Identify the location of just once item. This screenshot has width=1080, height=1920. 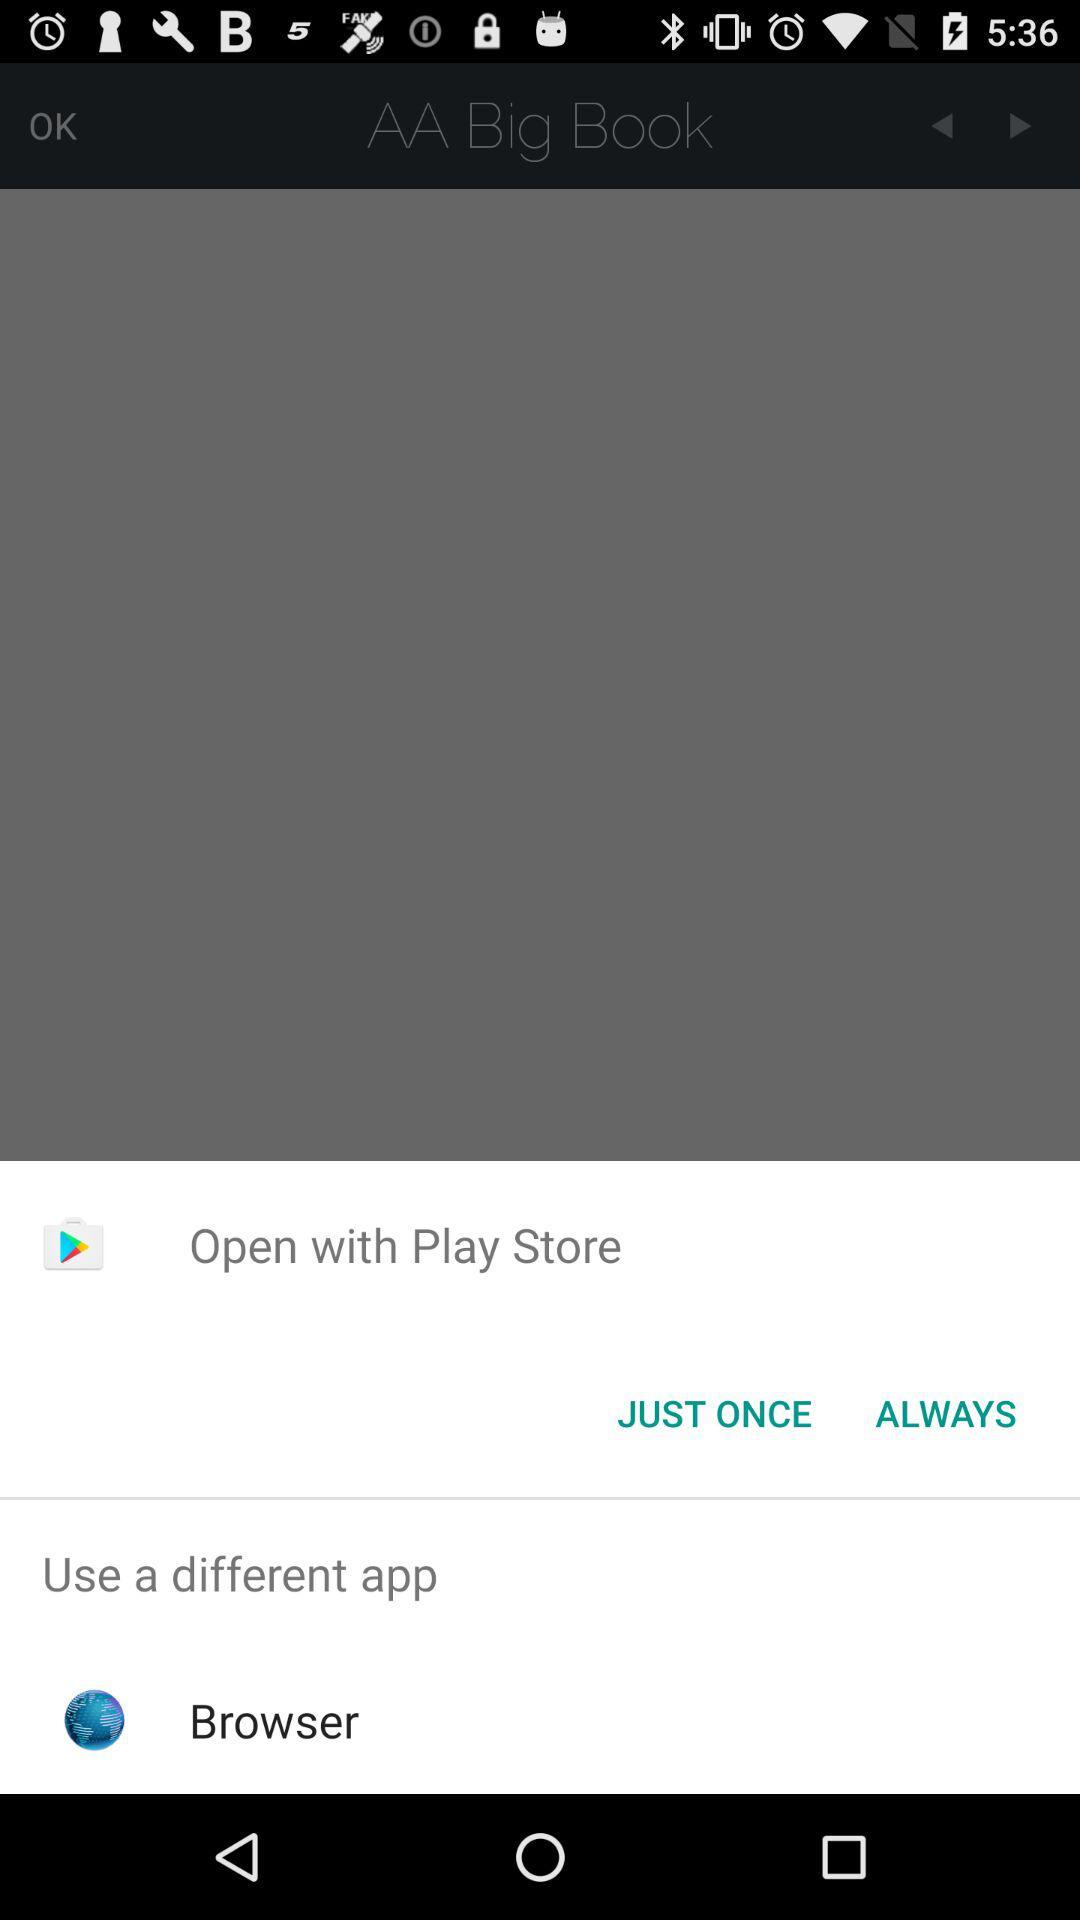
(713, 1411).